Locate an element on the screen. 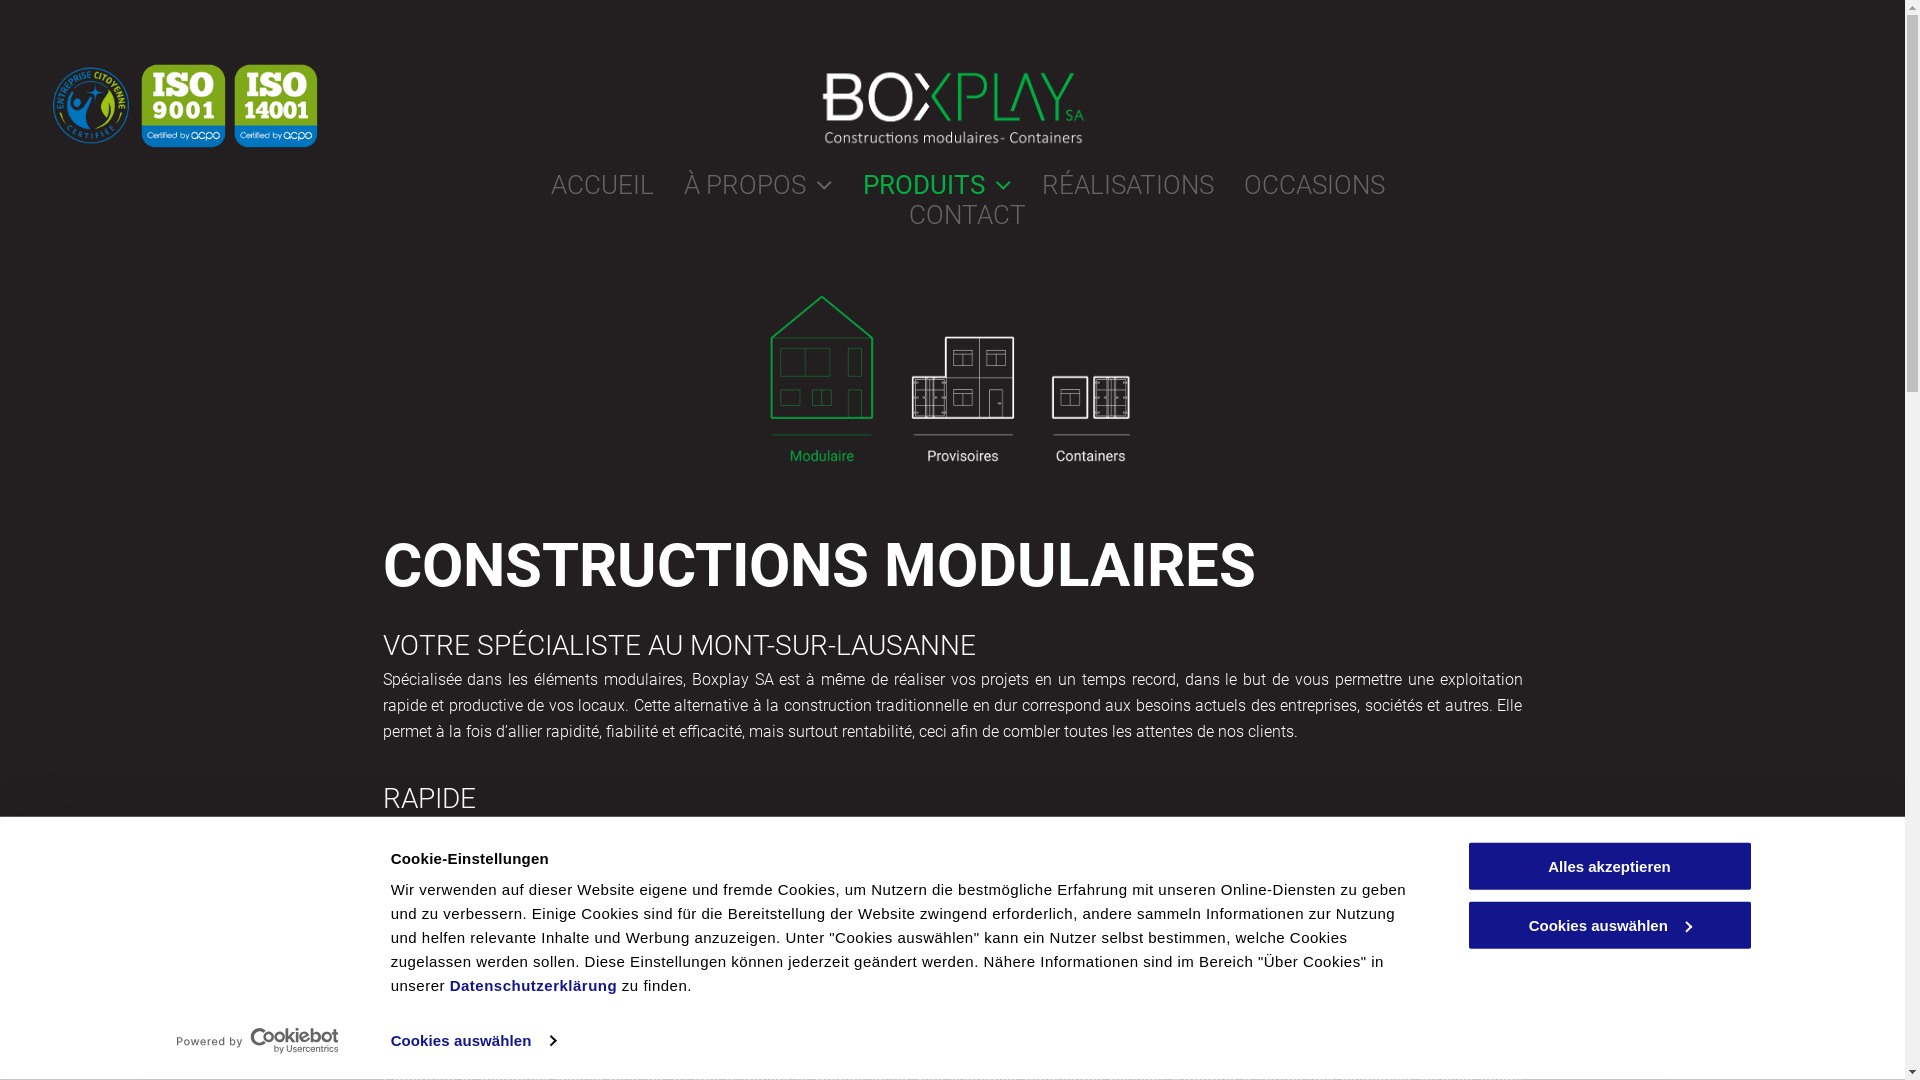  'CONTACT' is located at coordinates (951, 215).